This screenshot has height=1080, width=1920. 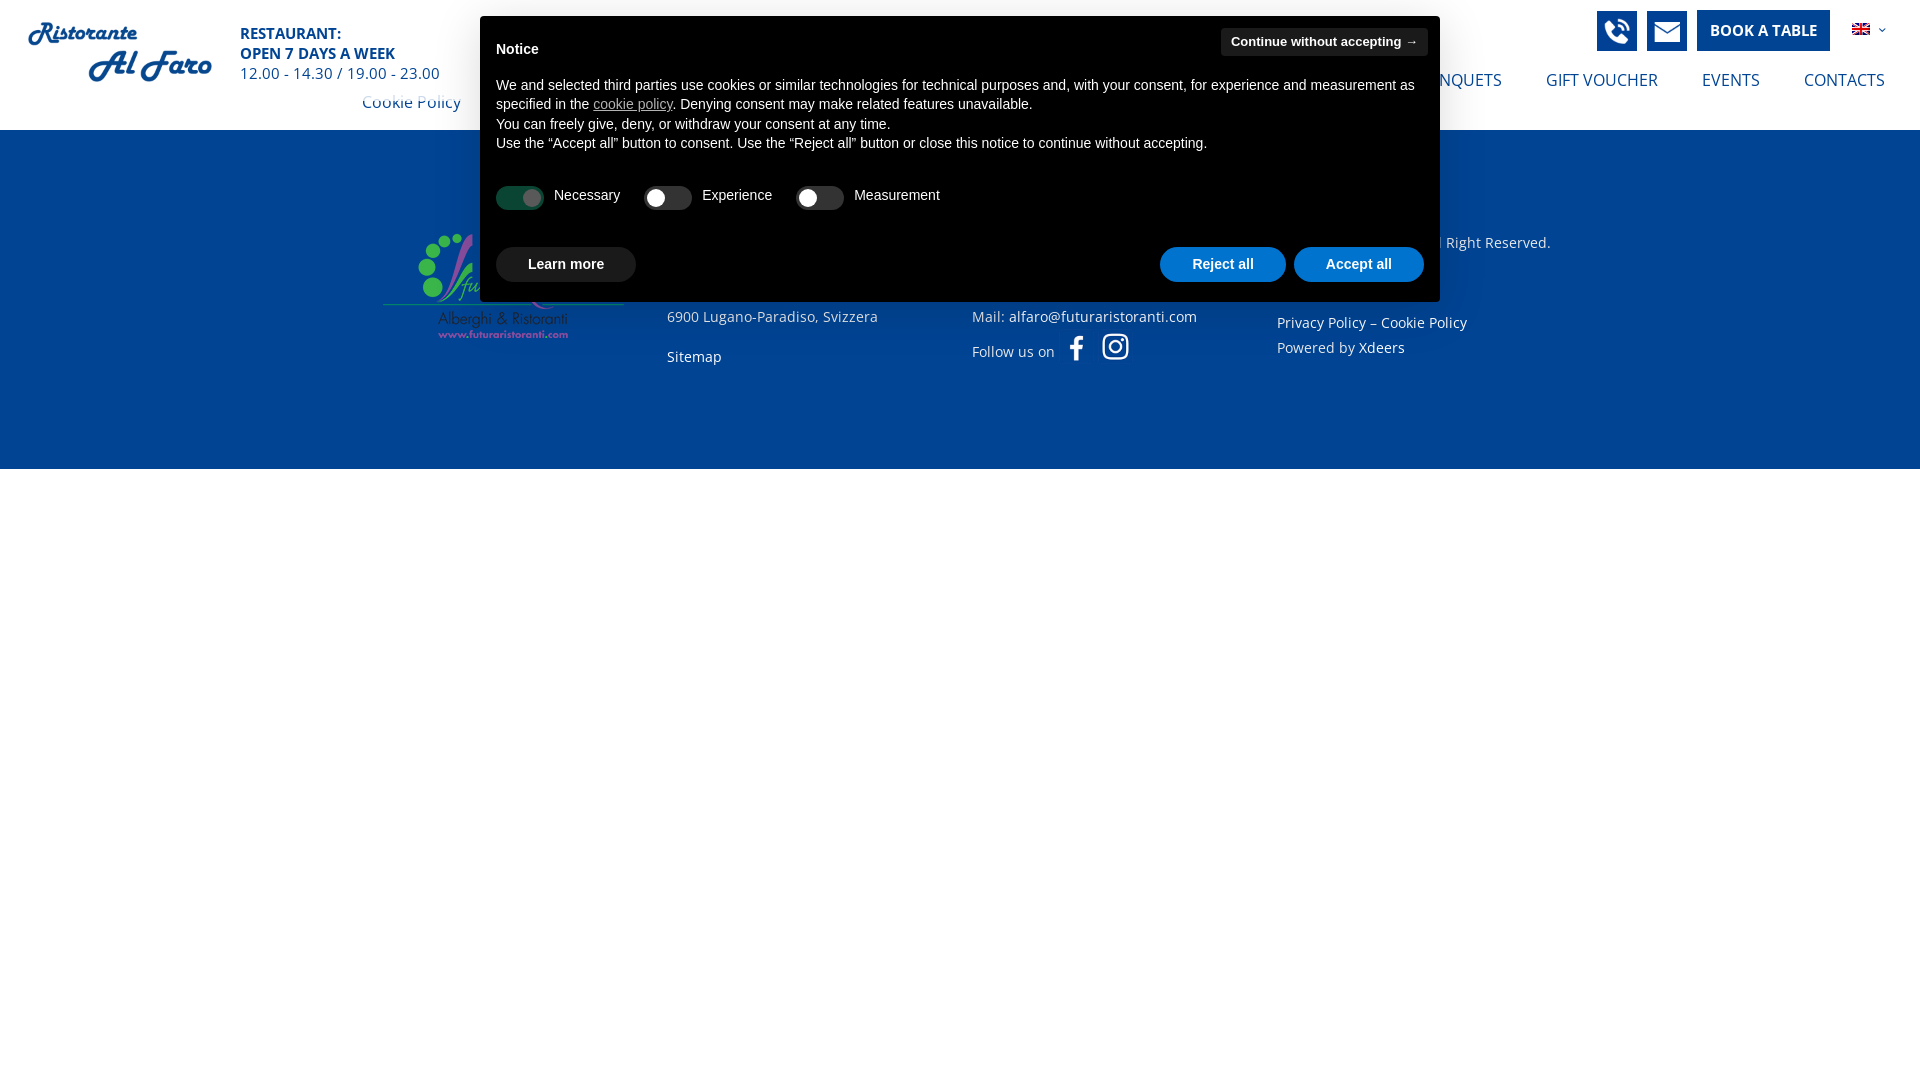 What do you see at coordinates (1381, 346) in the screenshot?
I see `'Xdeers'` at bounding box center [1381, 346].